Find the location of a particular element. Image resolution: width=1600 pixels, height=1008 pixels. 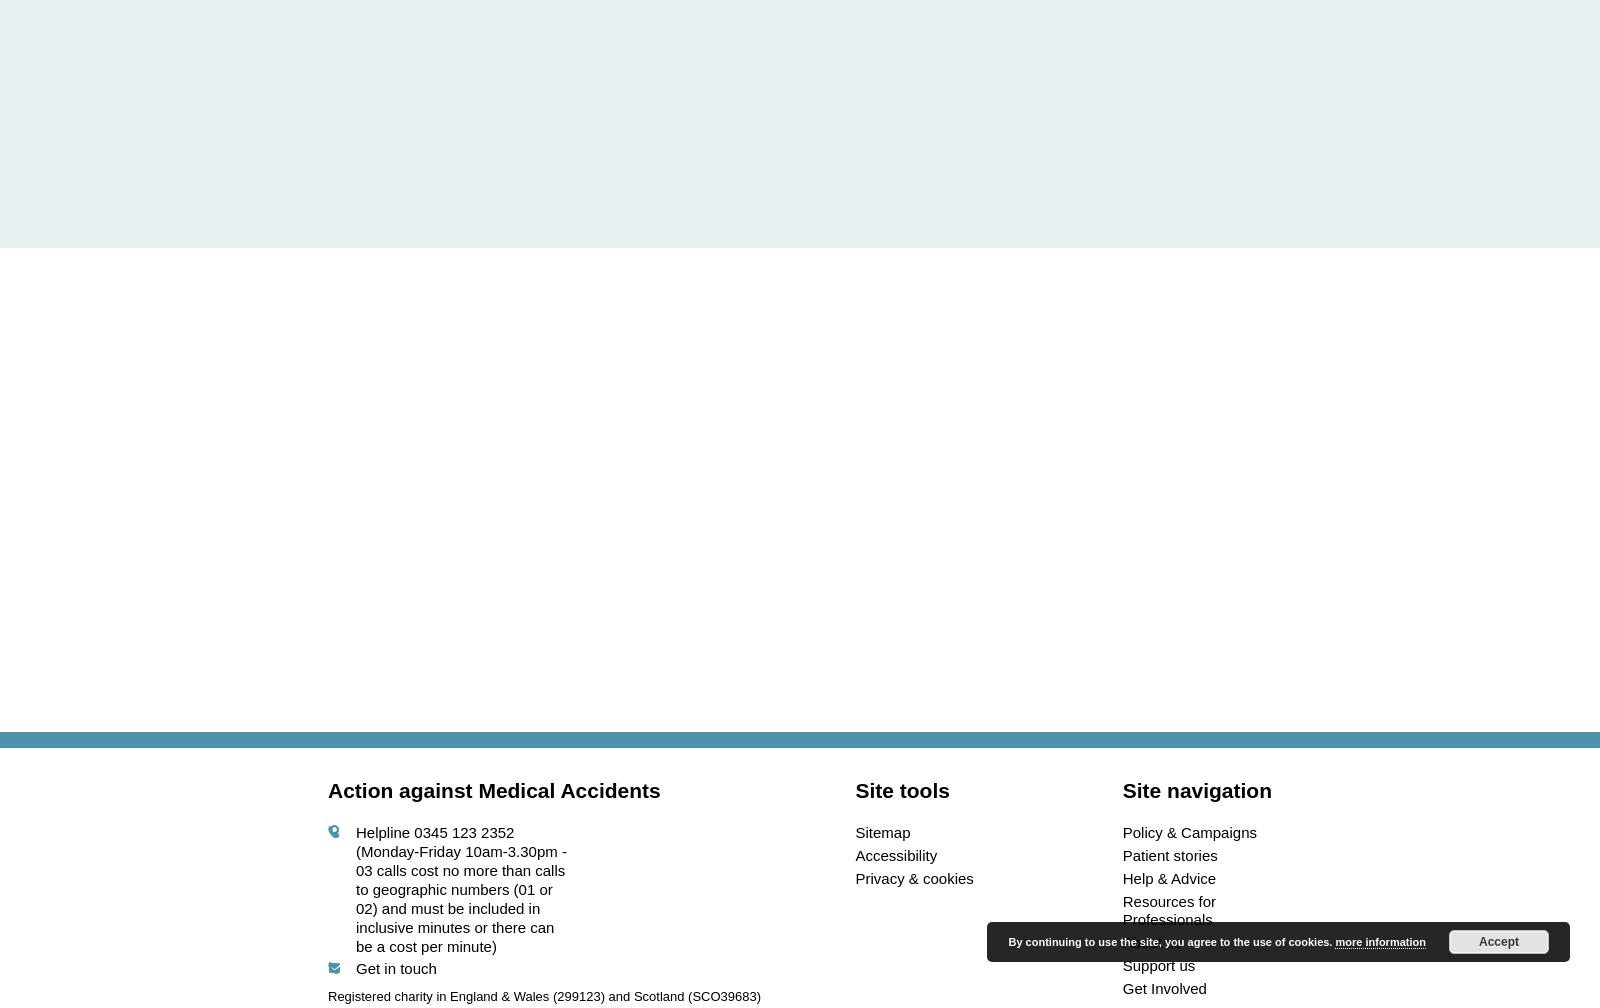

'Site tools' is located at coordinates (854, 790).